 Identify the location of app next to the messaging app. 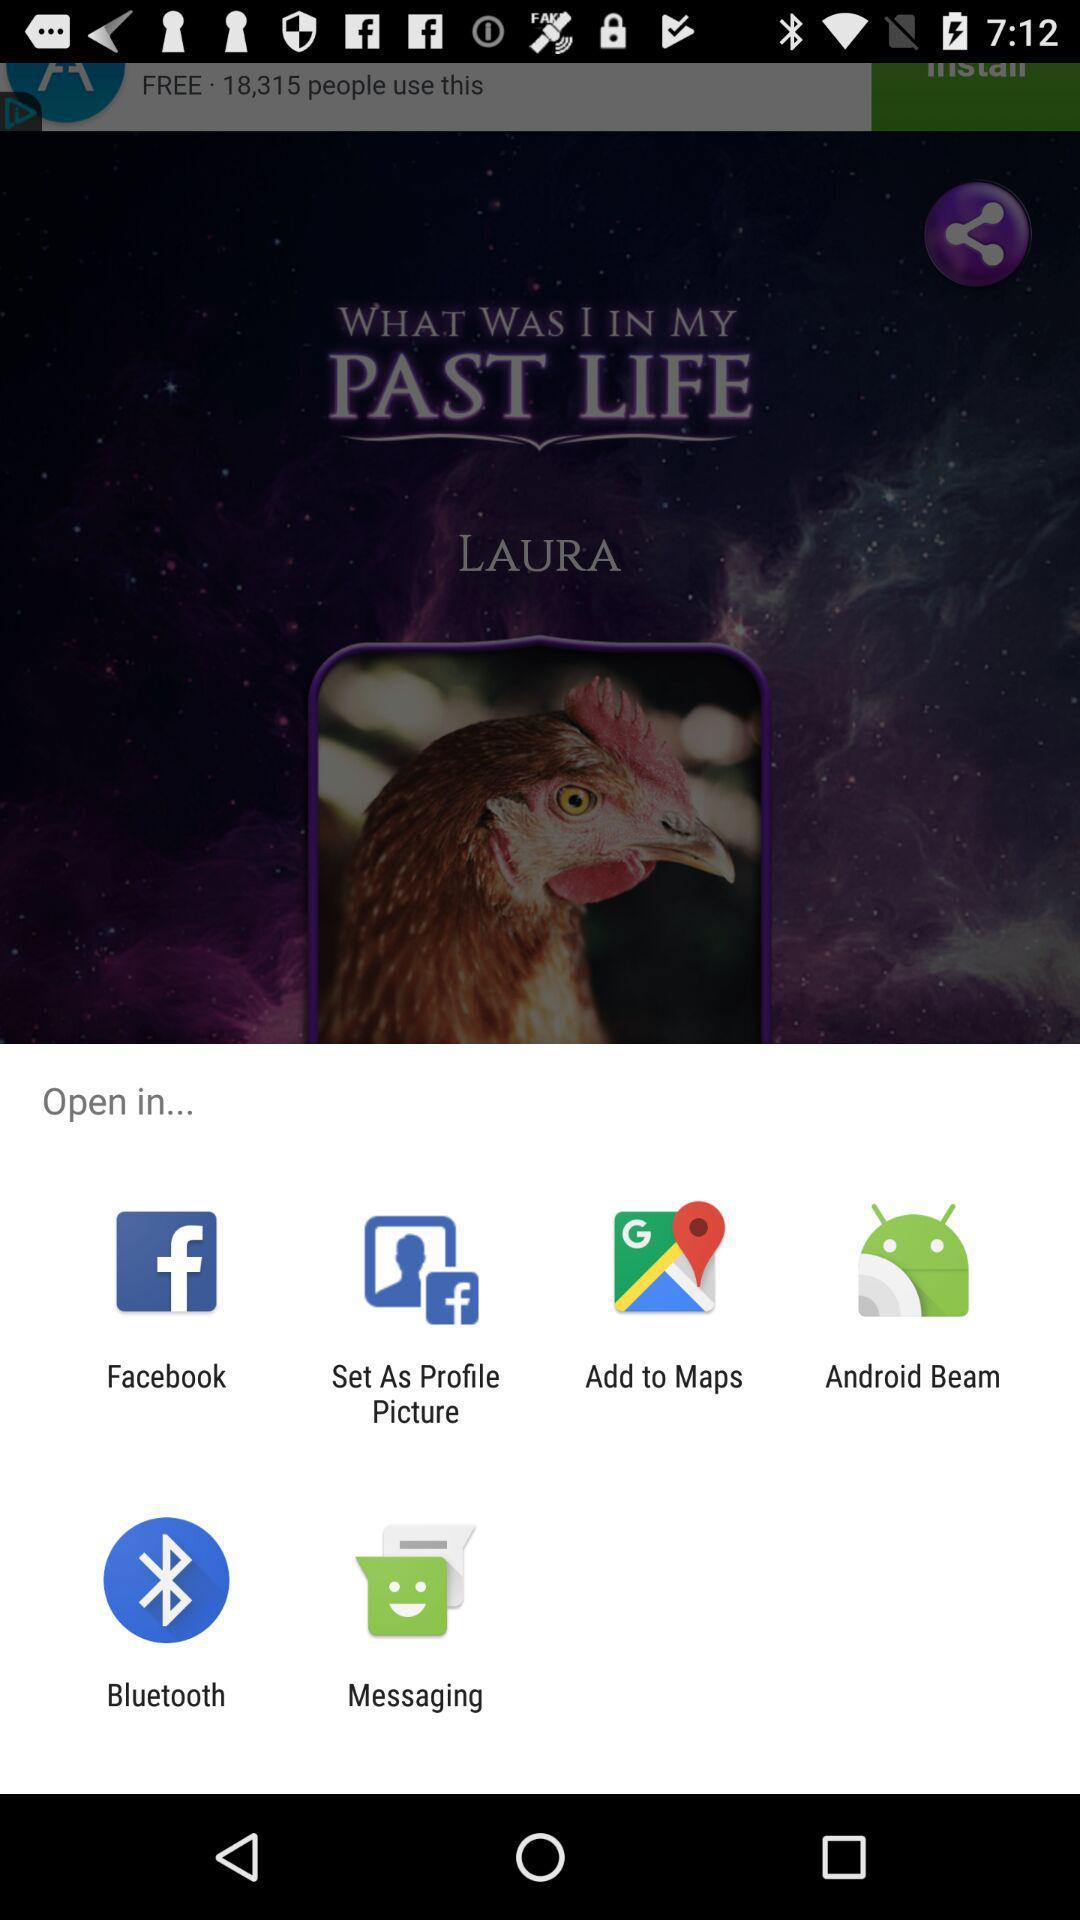
(165, 1711).